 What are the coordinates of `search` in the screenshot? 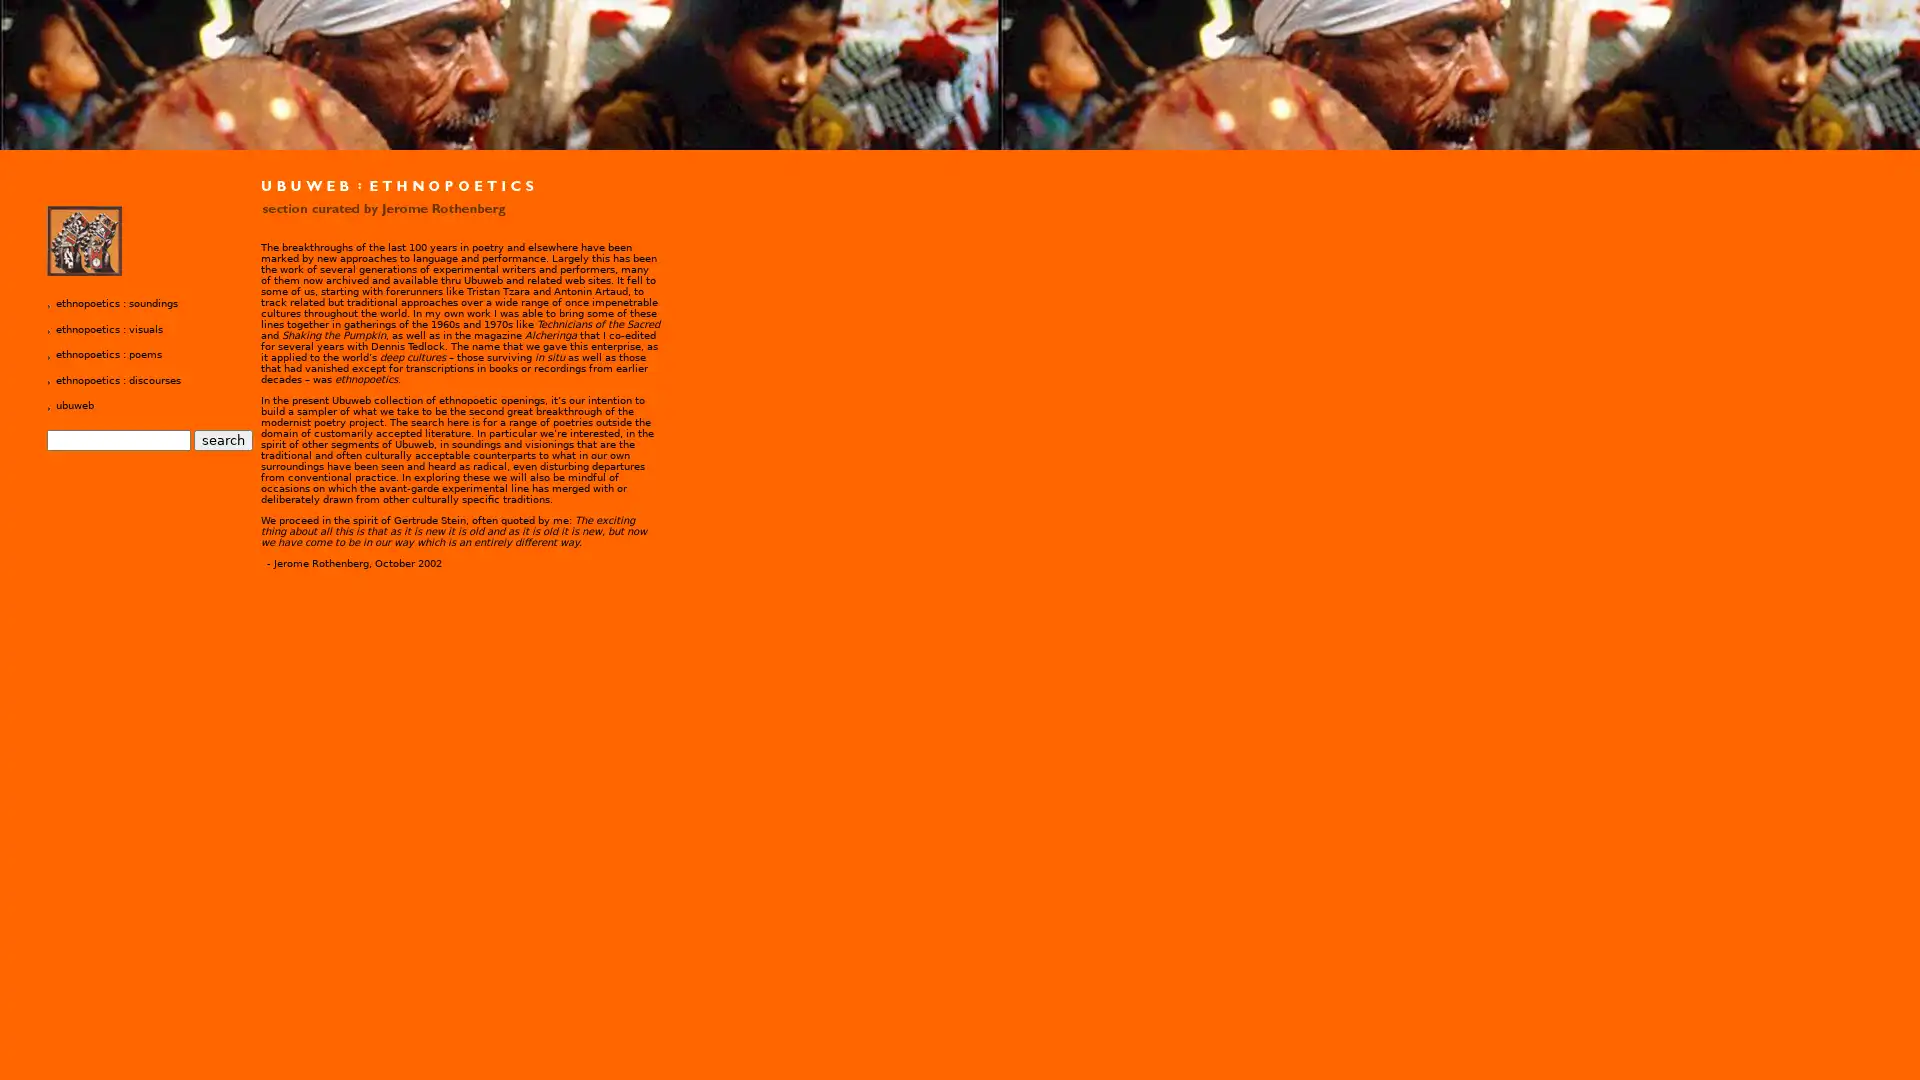 It's located at (223, 438).